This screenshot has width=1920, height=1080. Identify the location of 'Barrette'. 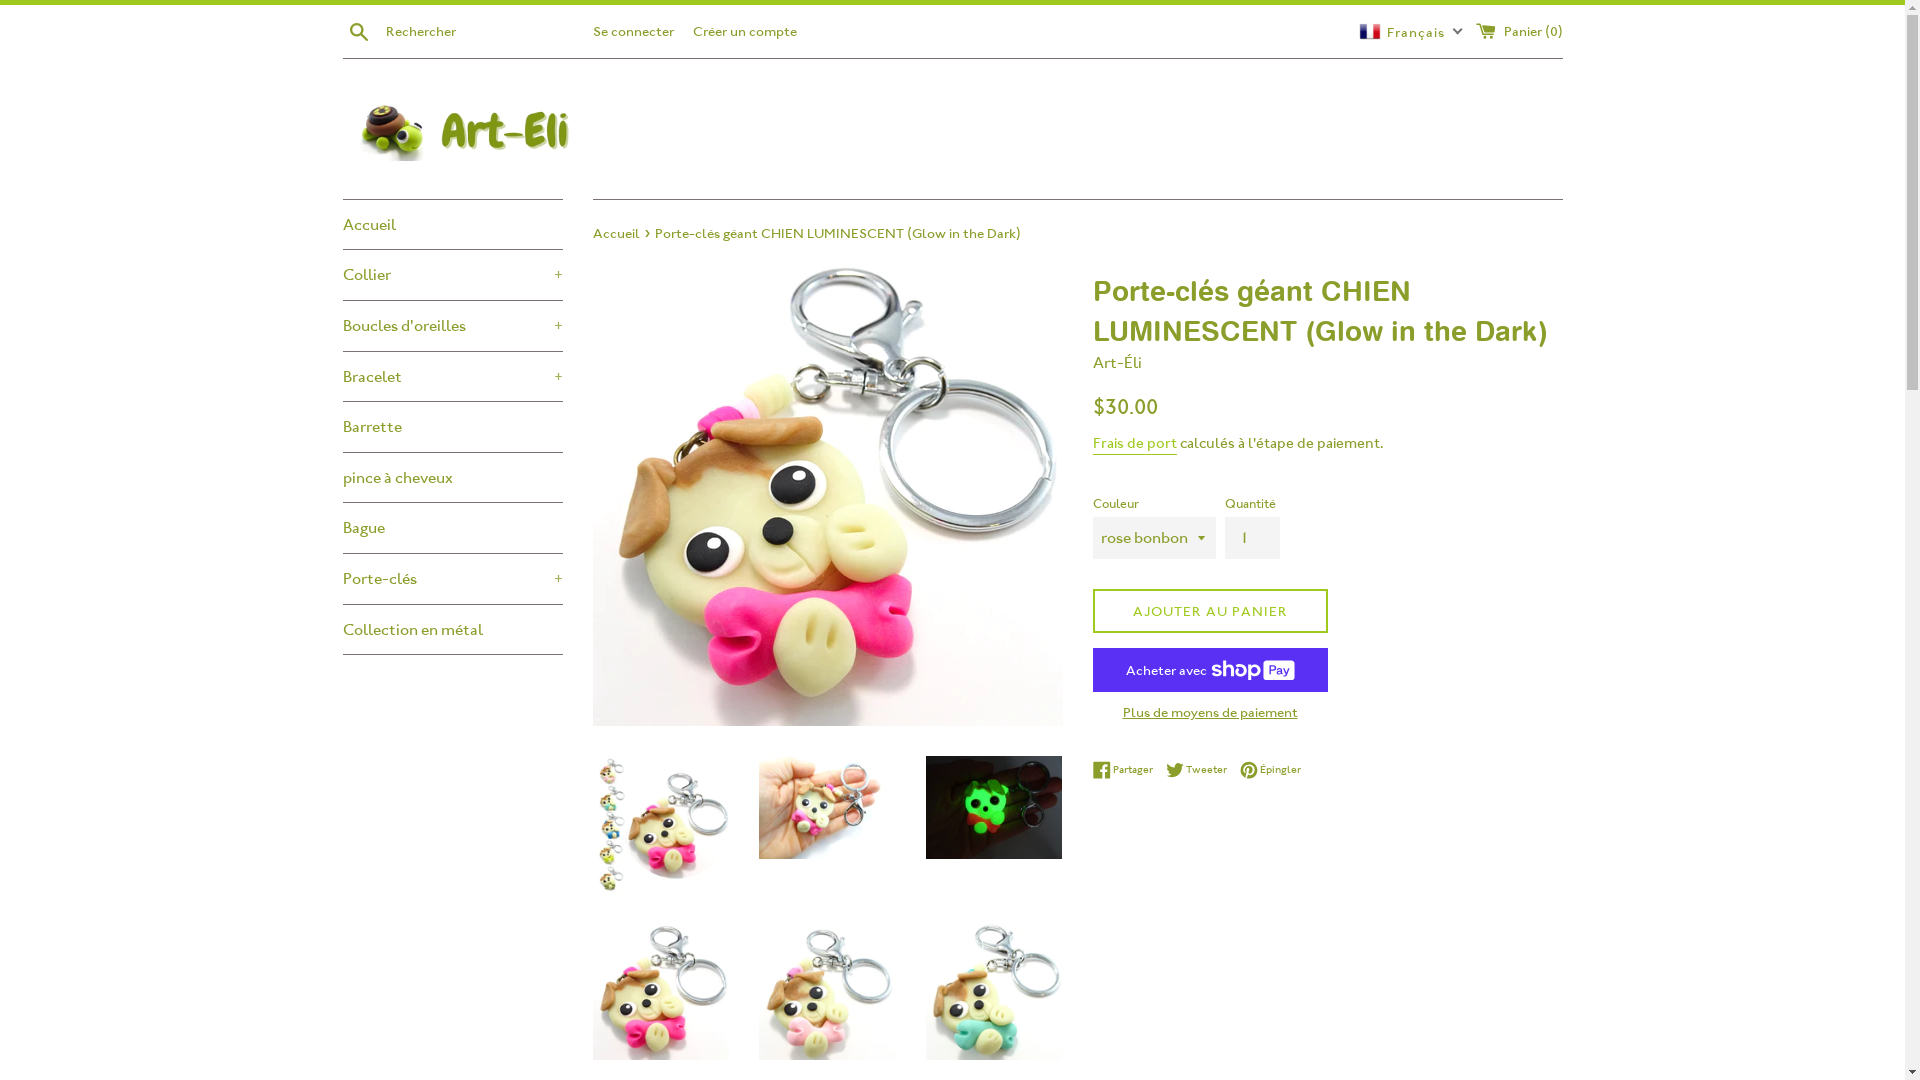
(450, 426).